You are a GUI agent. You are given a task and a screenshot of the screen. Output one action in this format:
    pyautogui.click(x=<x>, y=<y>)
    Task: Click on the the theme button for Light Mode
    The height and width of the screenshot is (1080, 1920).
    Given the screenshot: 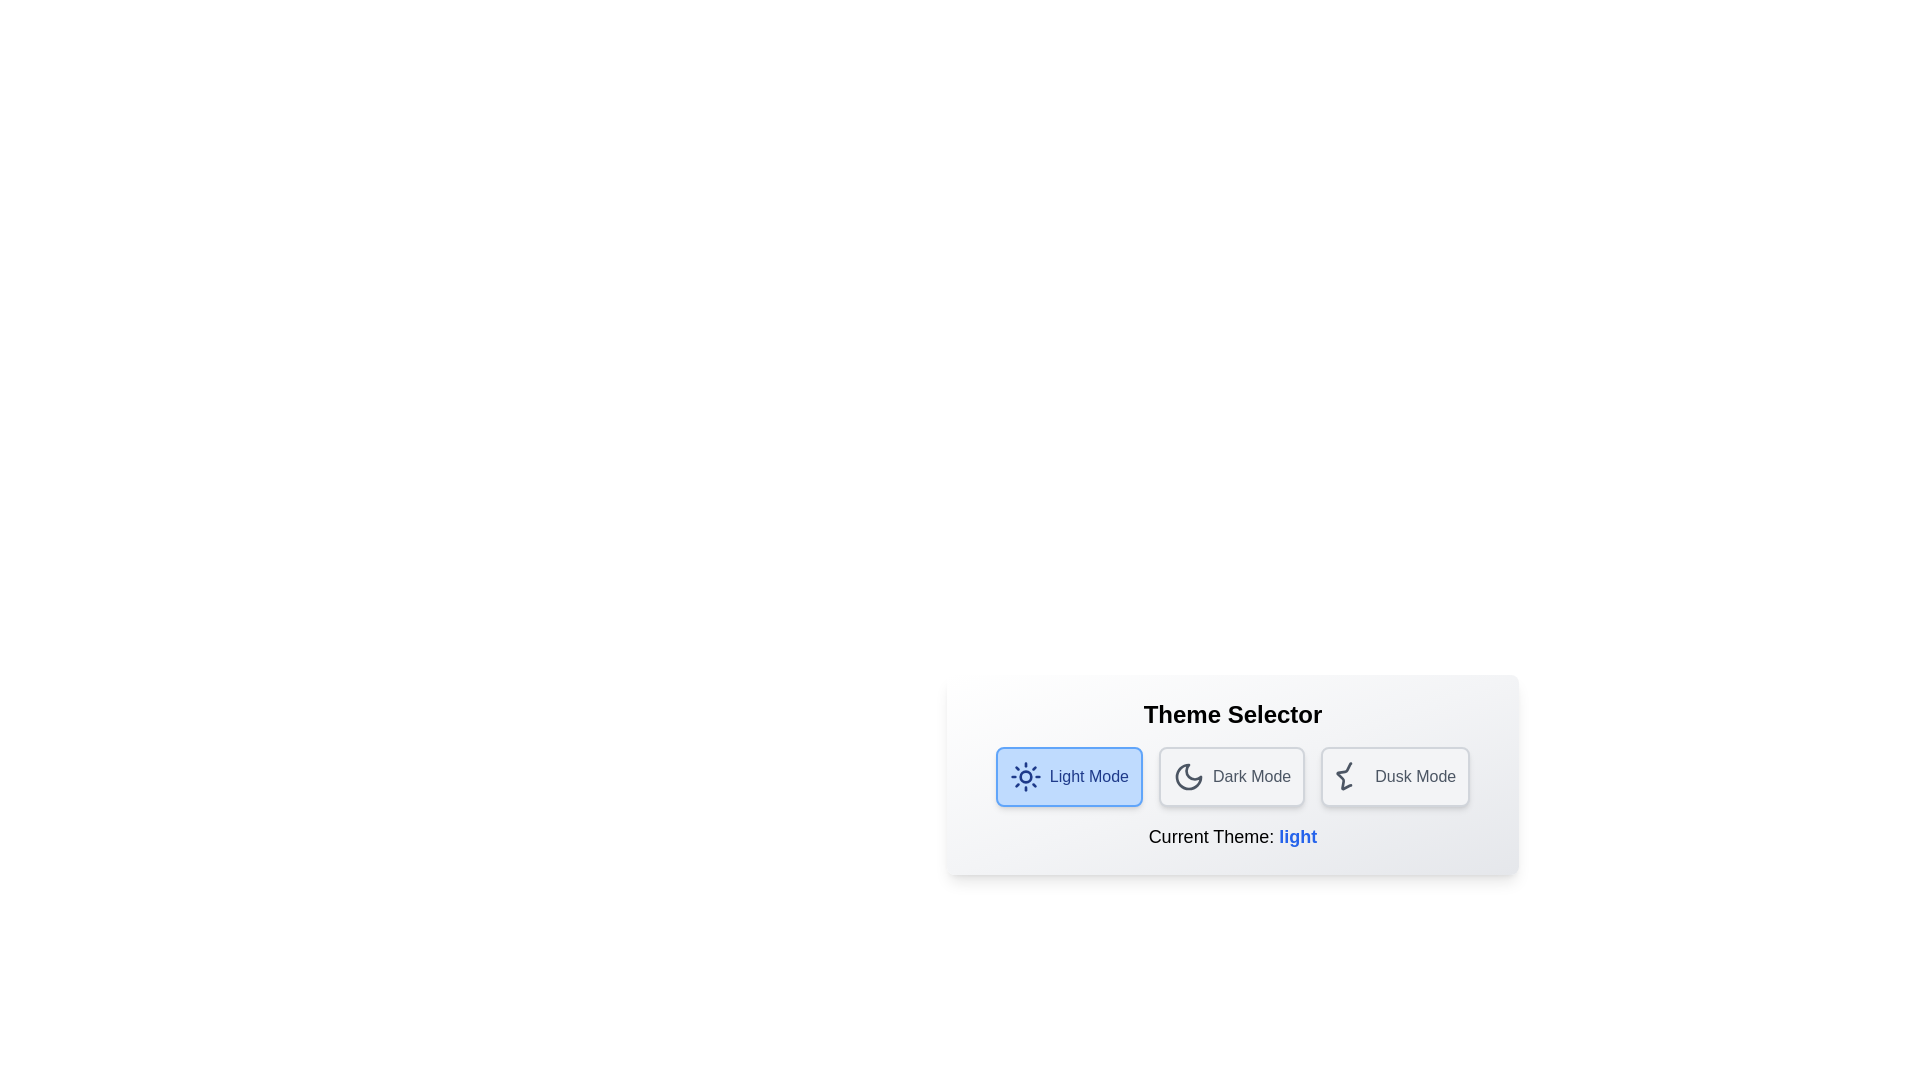 What is the action you would take?
    pyautogui.click(x=1068, y=775)
    